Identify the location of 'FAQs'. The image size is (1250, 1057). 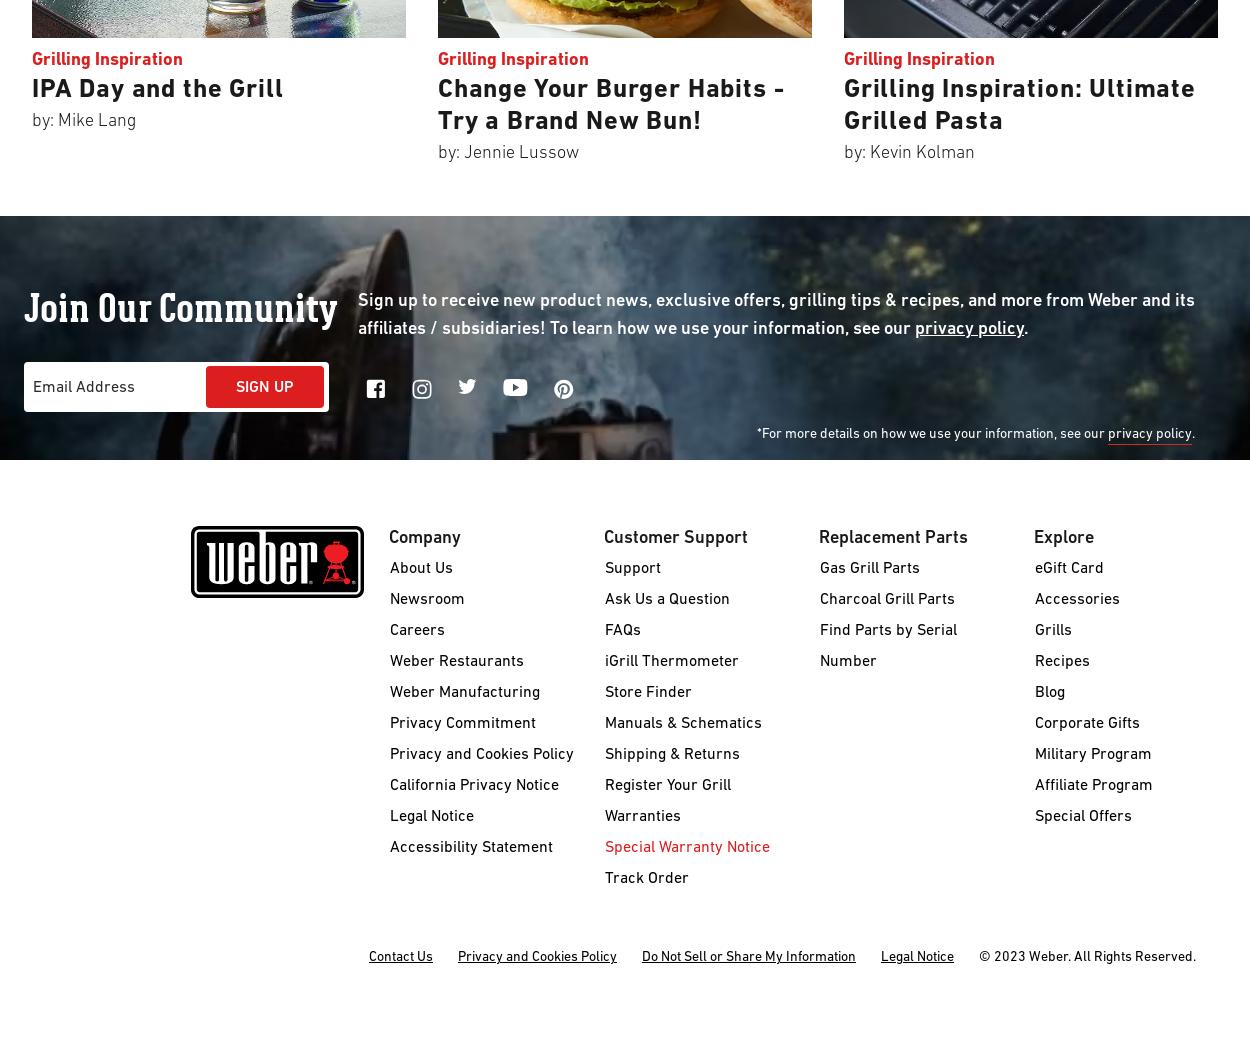
(604, 631).